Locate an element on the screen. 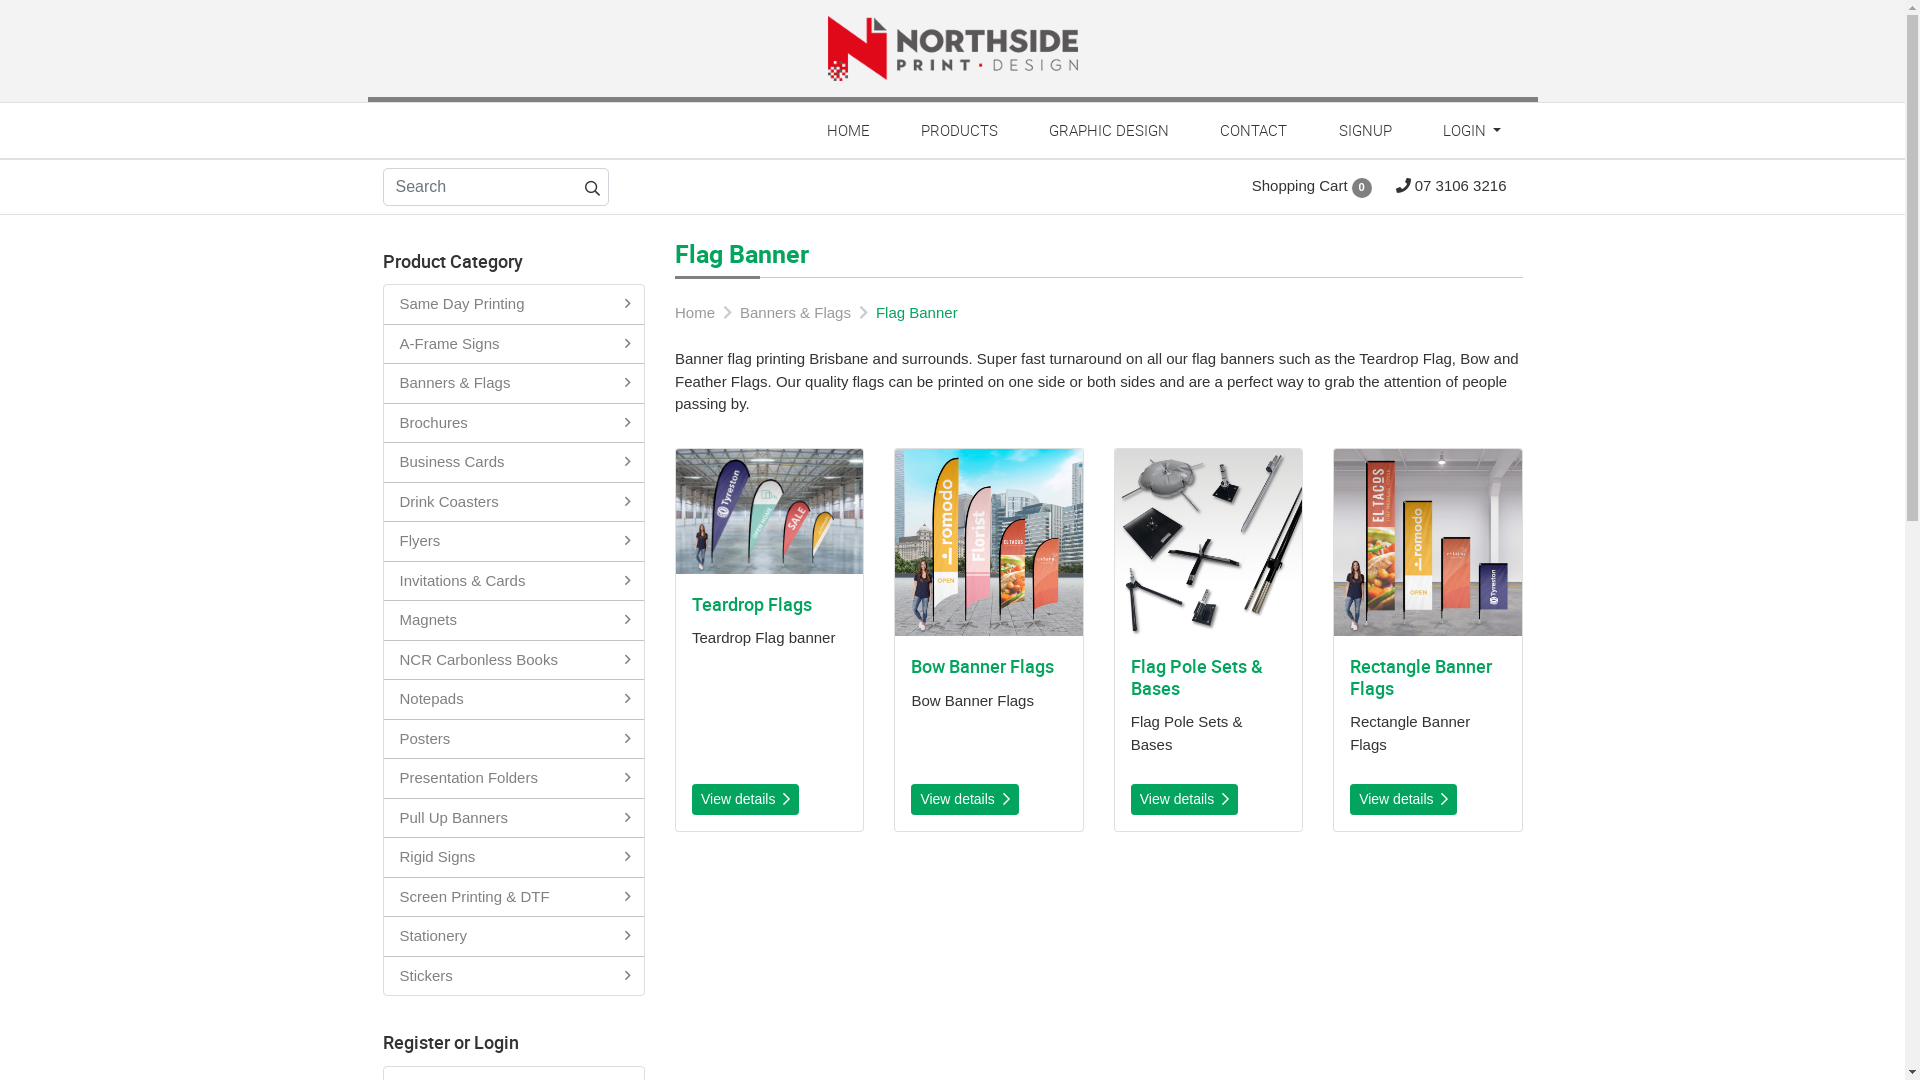 This screenshot has width=1920, height=1080. 'Posters' is located at coordinates (514, 739).